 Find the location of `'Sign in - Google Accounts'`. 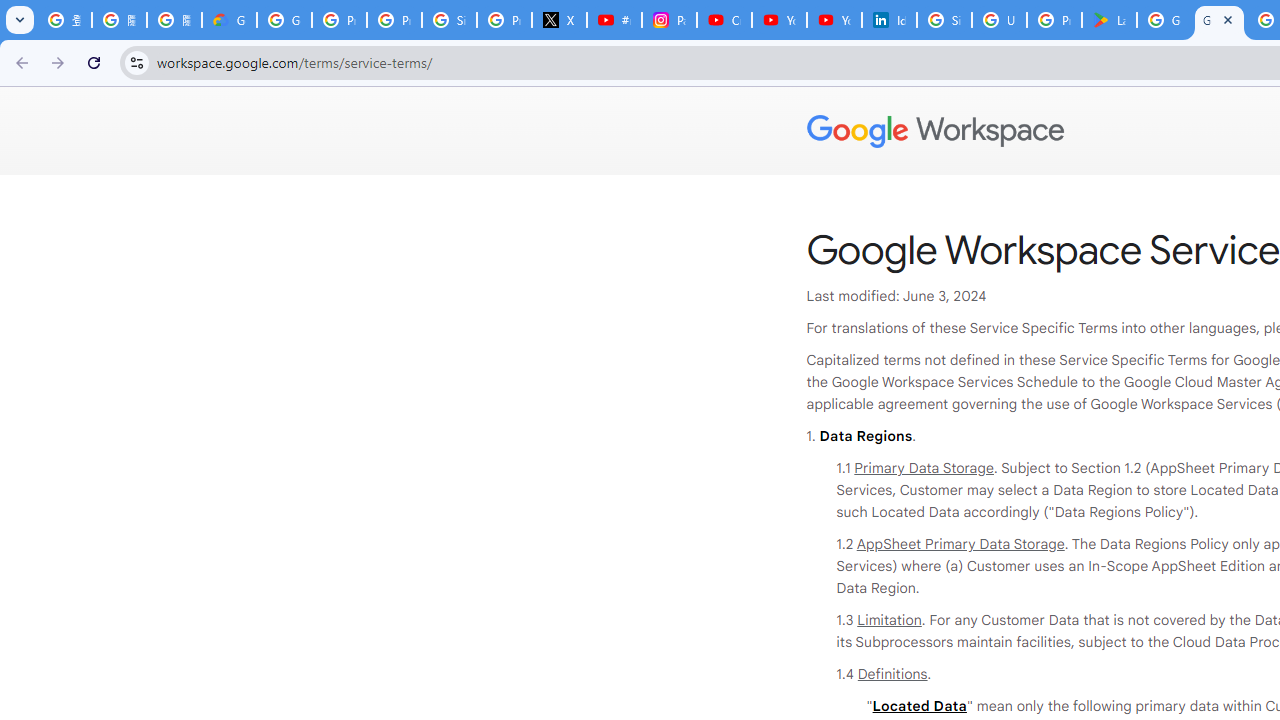

'Sign in - Google Accounts' is located at coordinates (943, 20).